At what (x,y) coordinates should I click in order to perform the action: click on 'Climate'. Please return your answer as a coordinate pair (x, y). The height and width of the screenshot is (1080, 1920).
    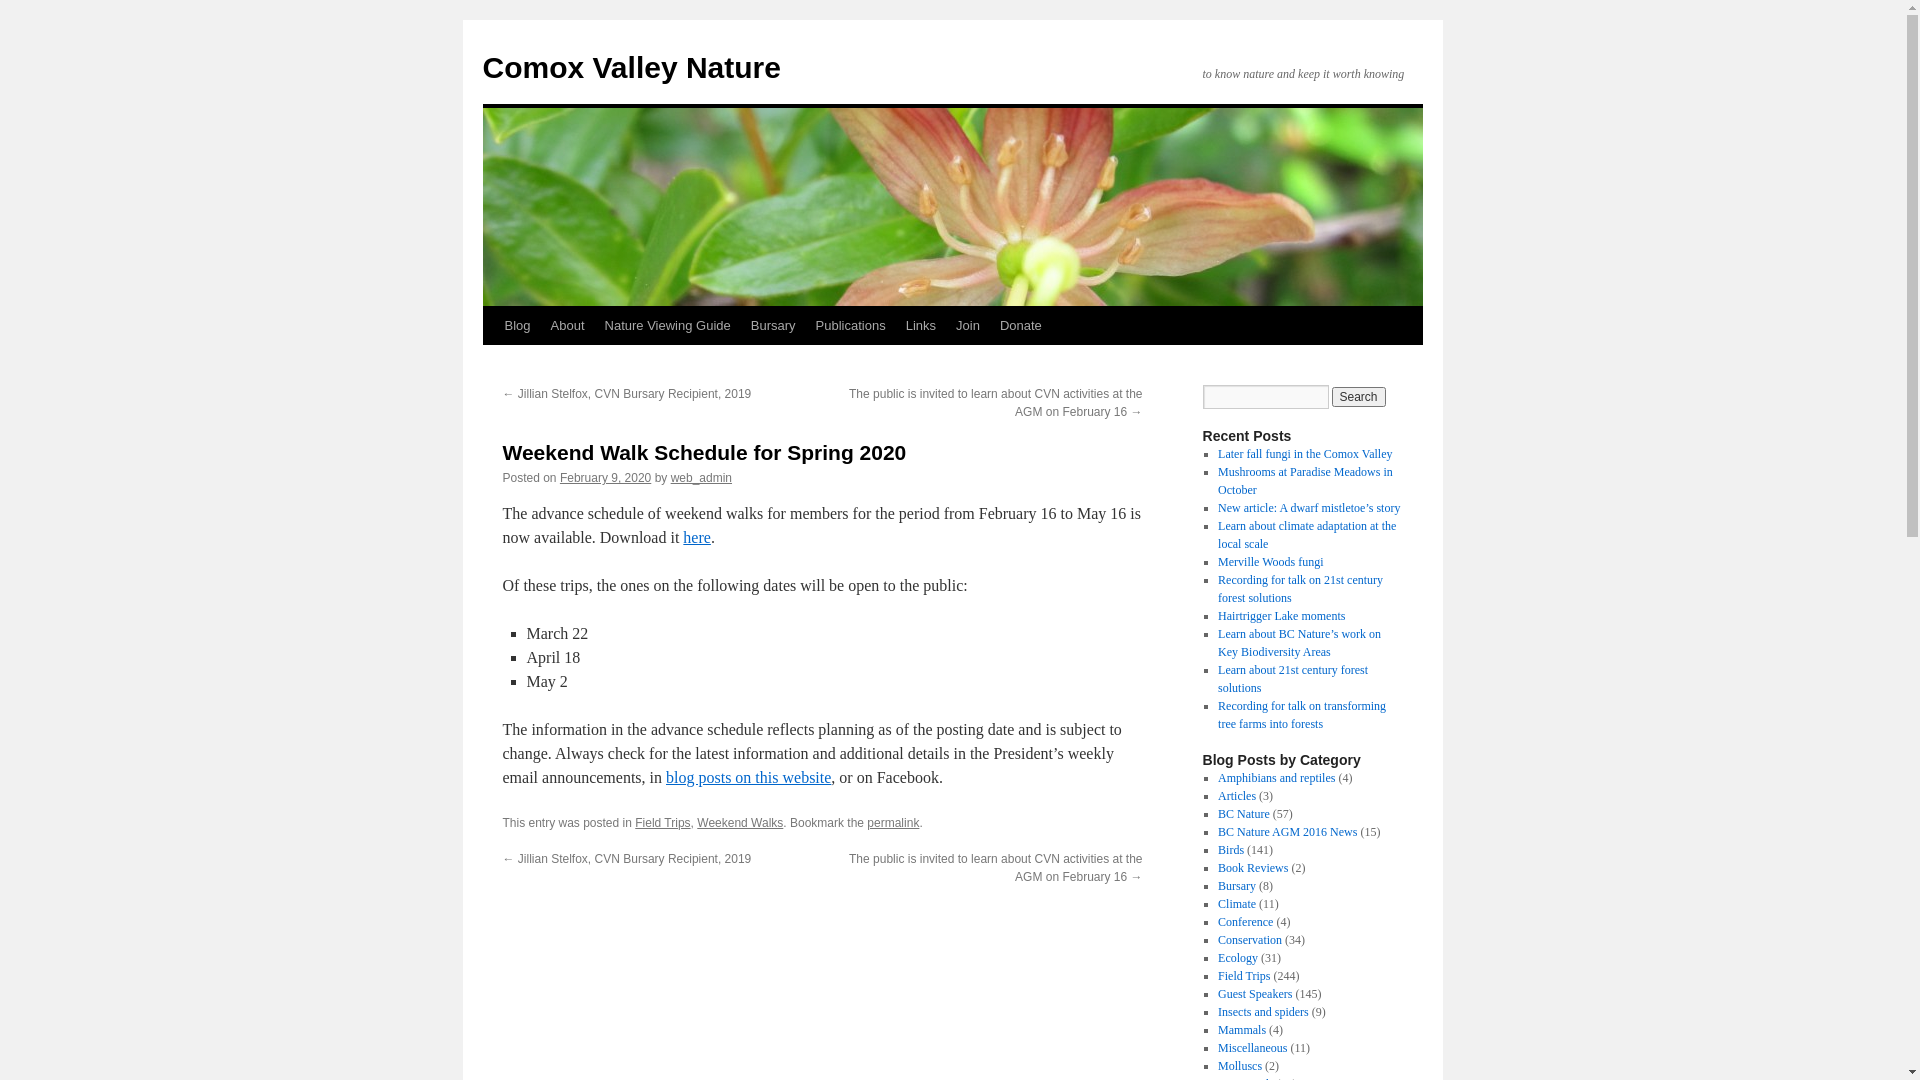
    Looking at the image, I should click on (1217, 903).